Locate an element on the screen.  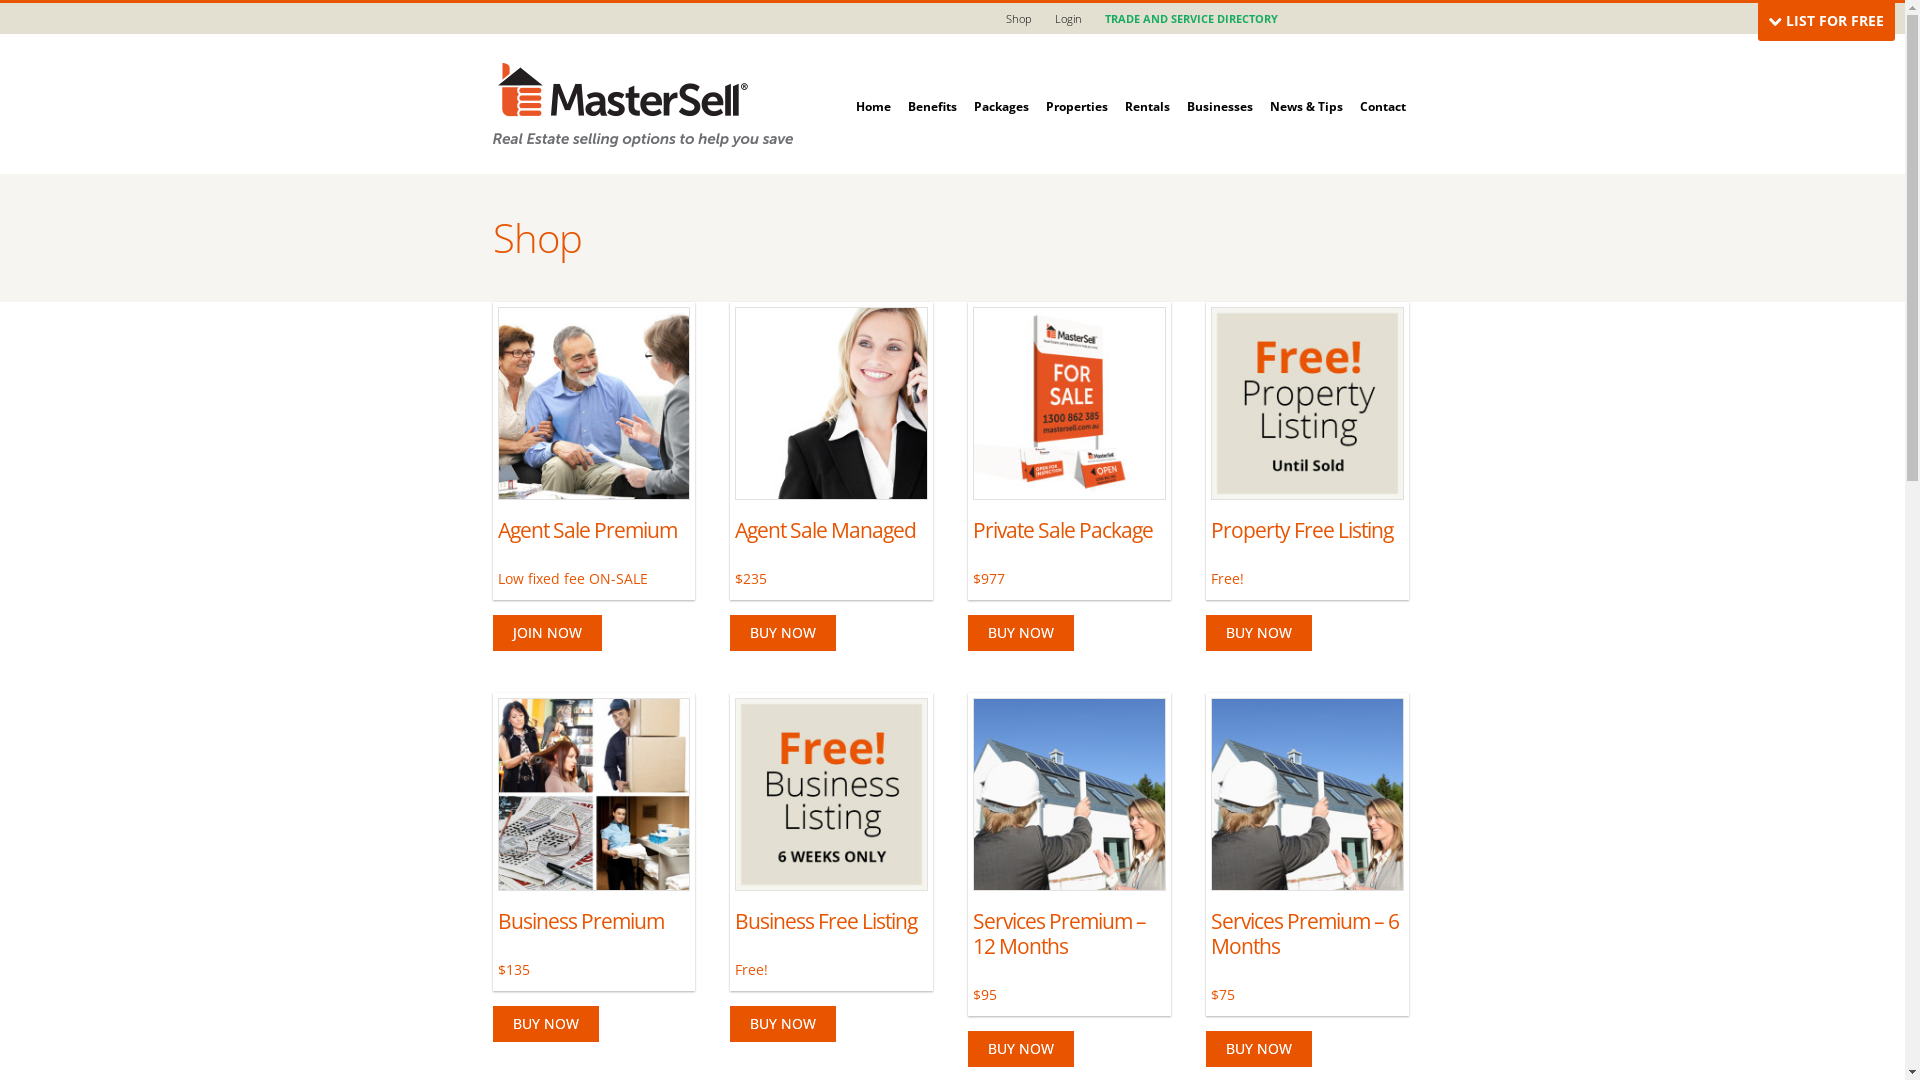
'Property Free Listing is located at coordinates (1209, 446).